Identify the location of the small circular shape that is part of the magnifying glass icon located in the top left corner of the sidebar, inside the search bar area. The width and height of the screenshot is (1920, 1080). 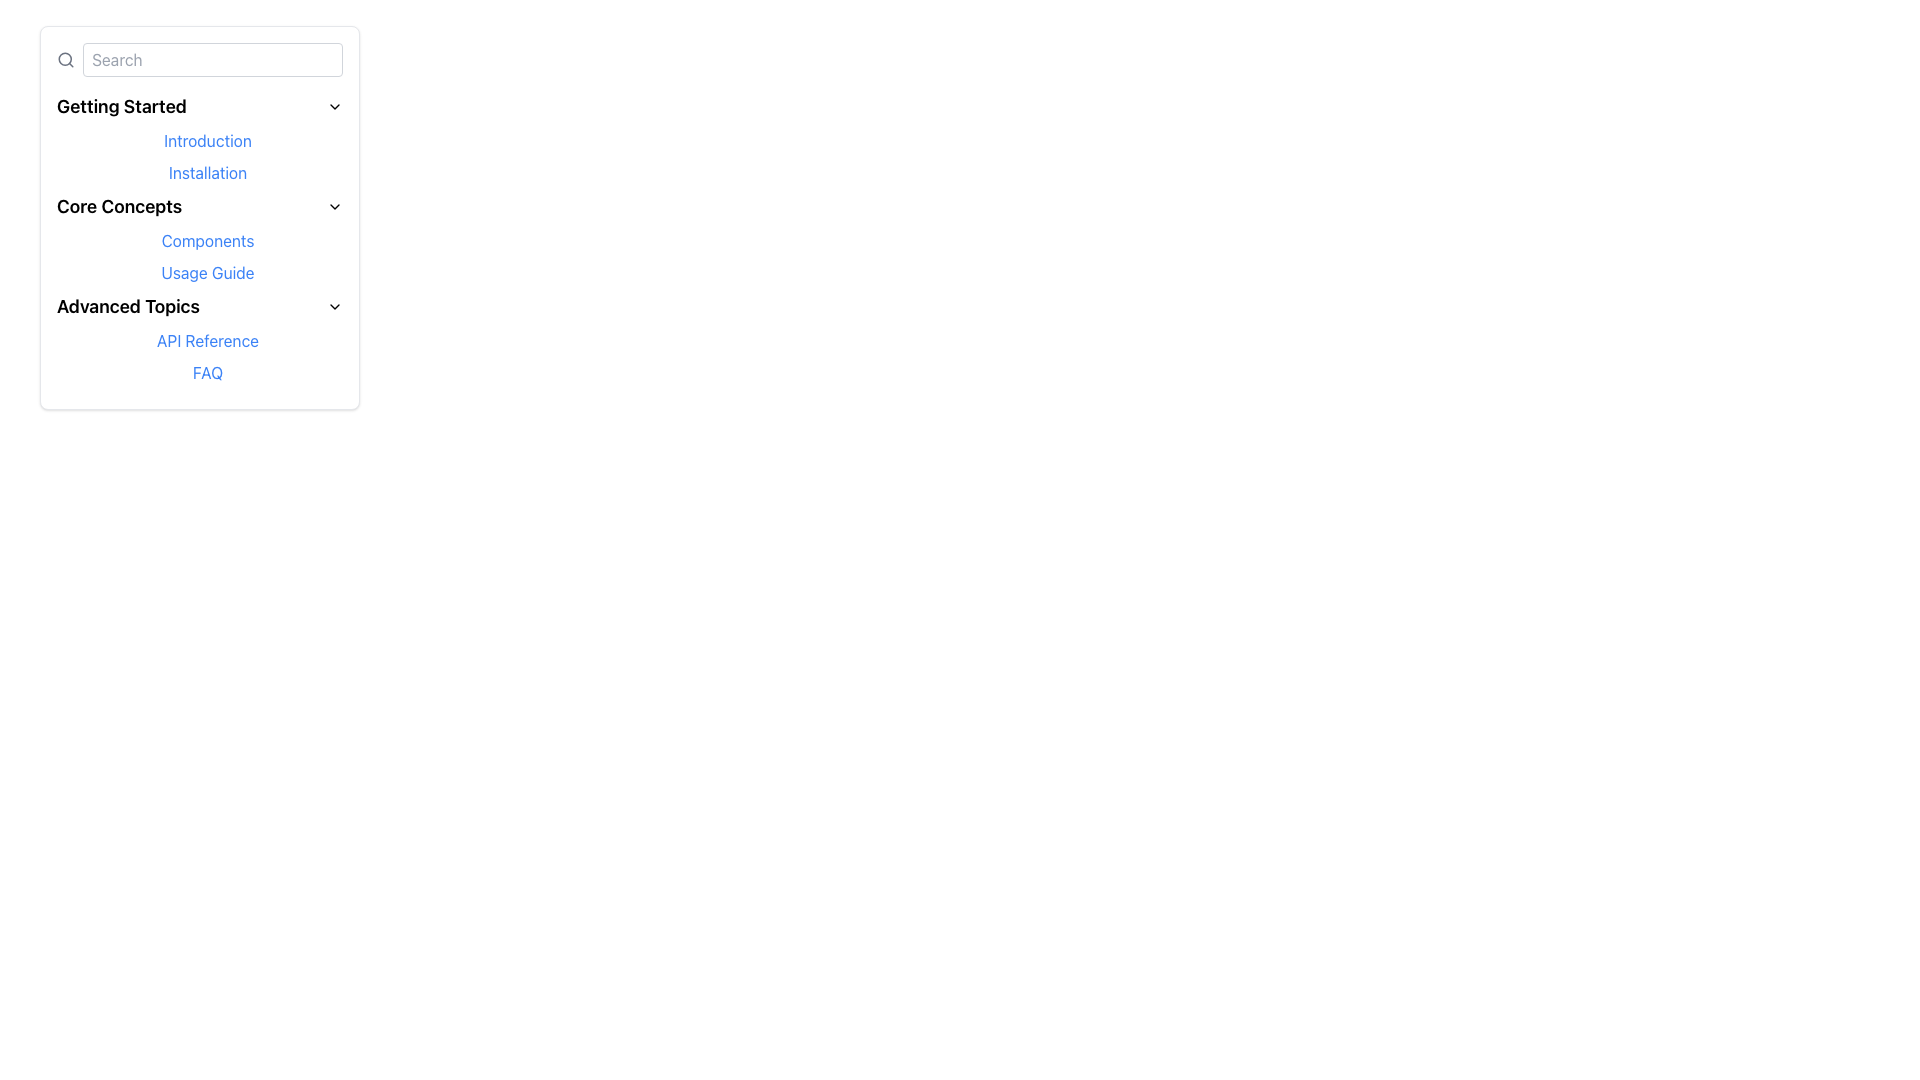
(65, 58).